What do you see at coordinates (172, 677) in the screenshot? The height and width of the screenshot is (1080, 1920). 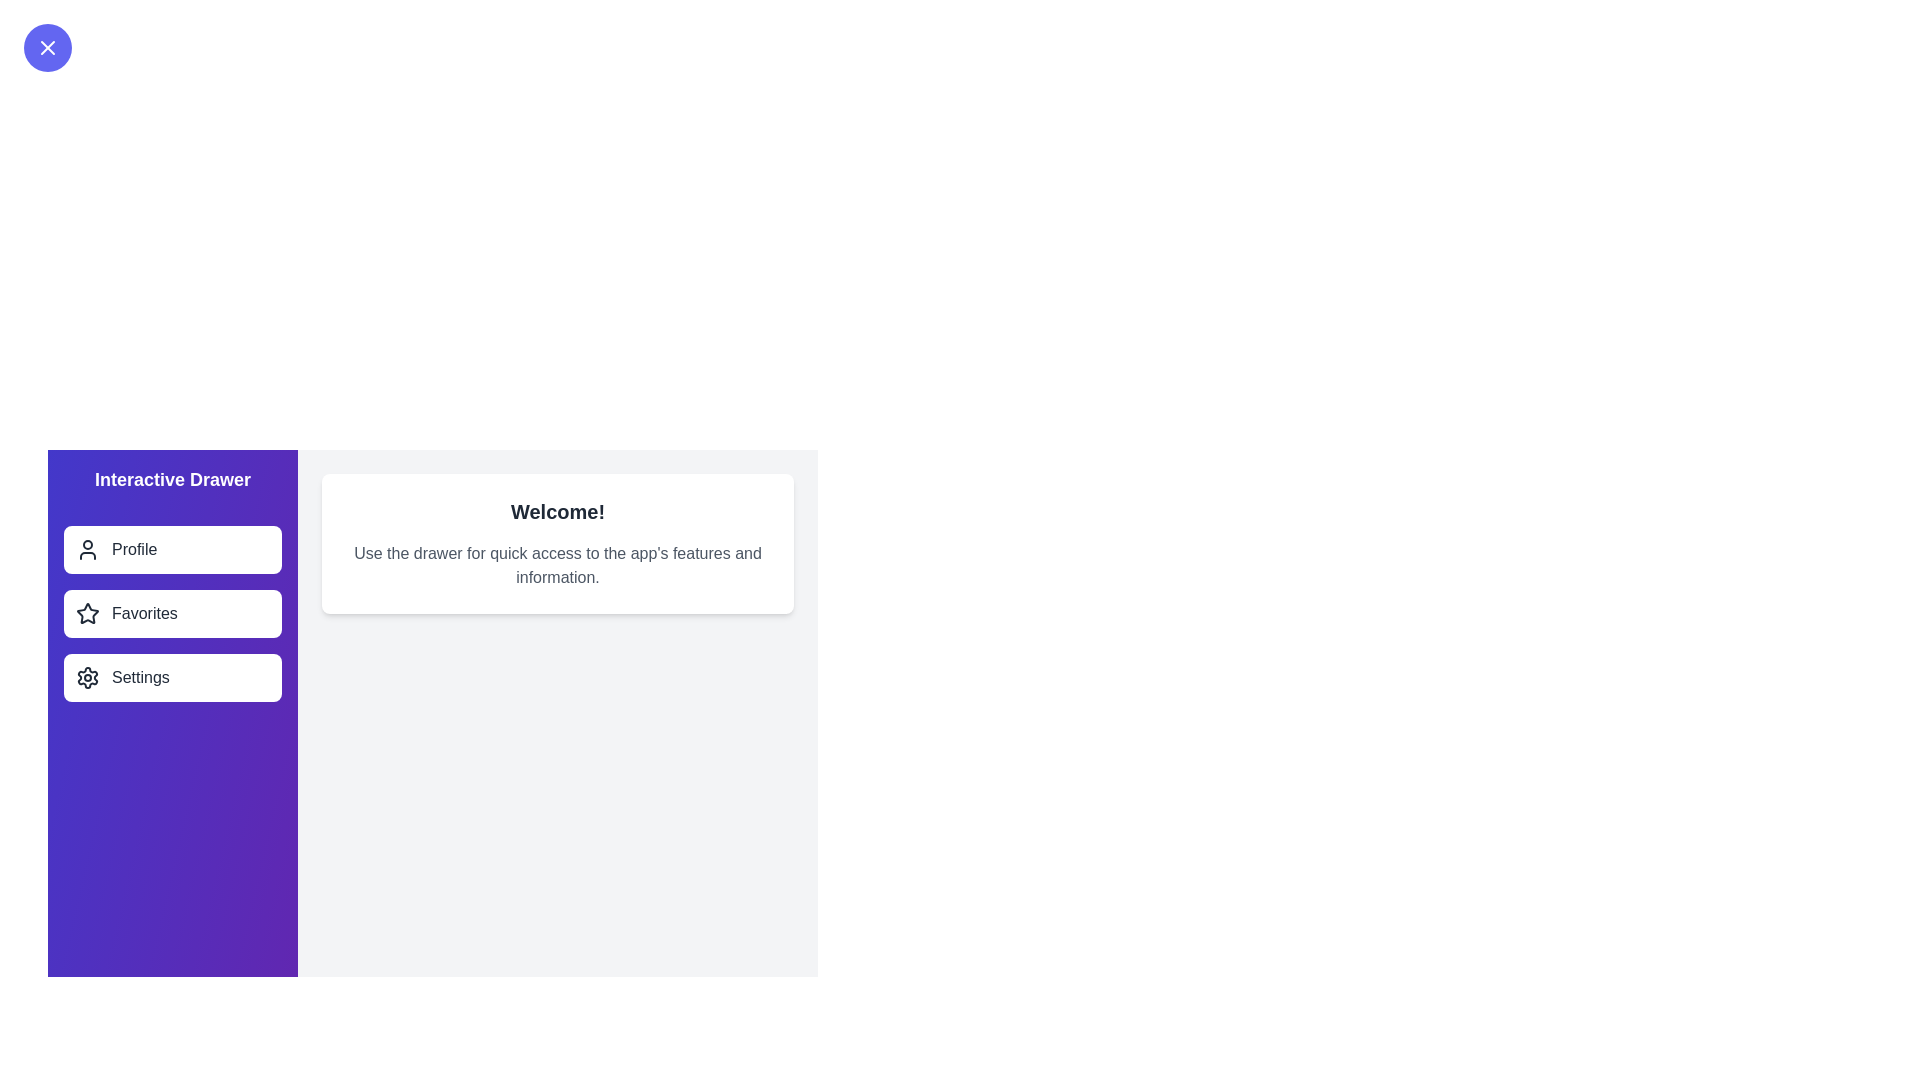 I see `the menu item Settings to navigate` at bounding box center [172, 677].